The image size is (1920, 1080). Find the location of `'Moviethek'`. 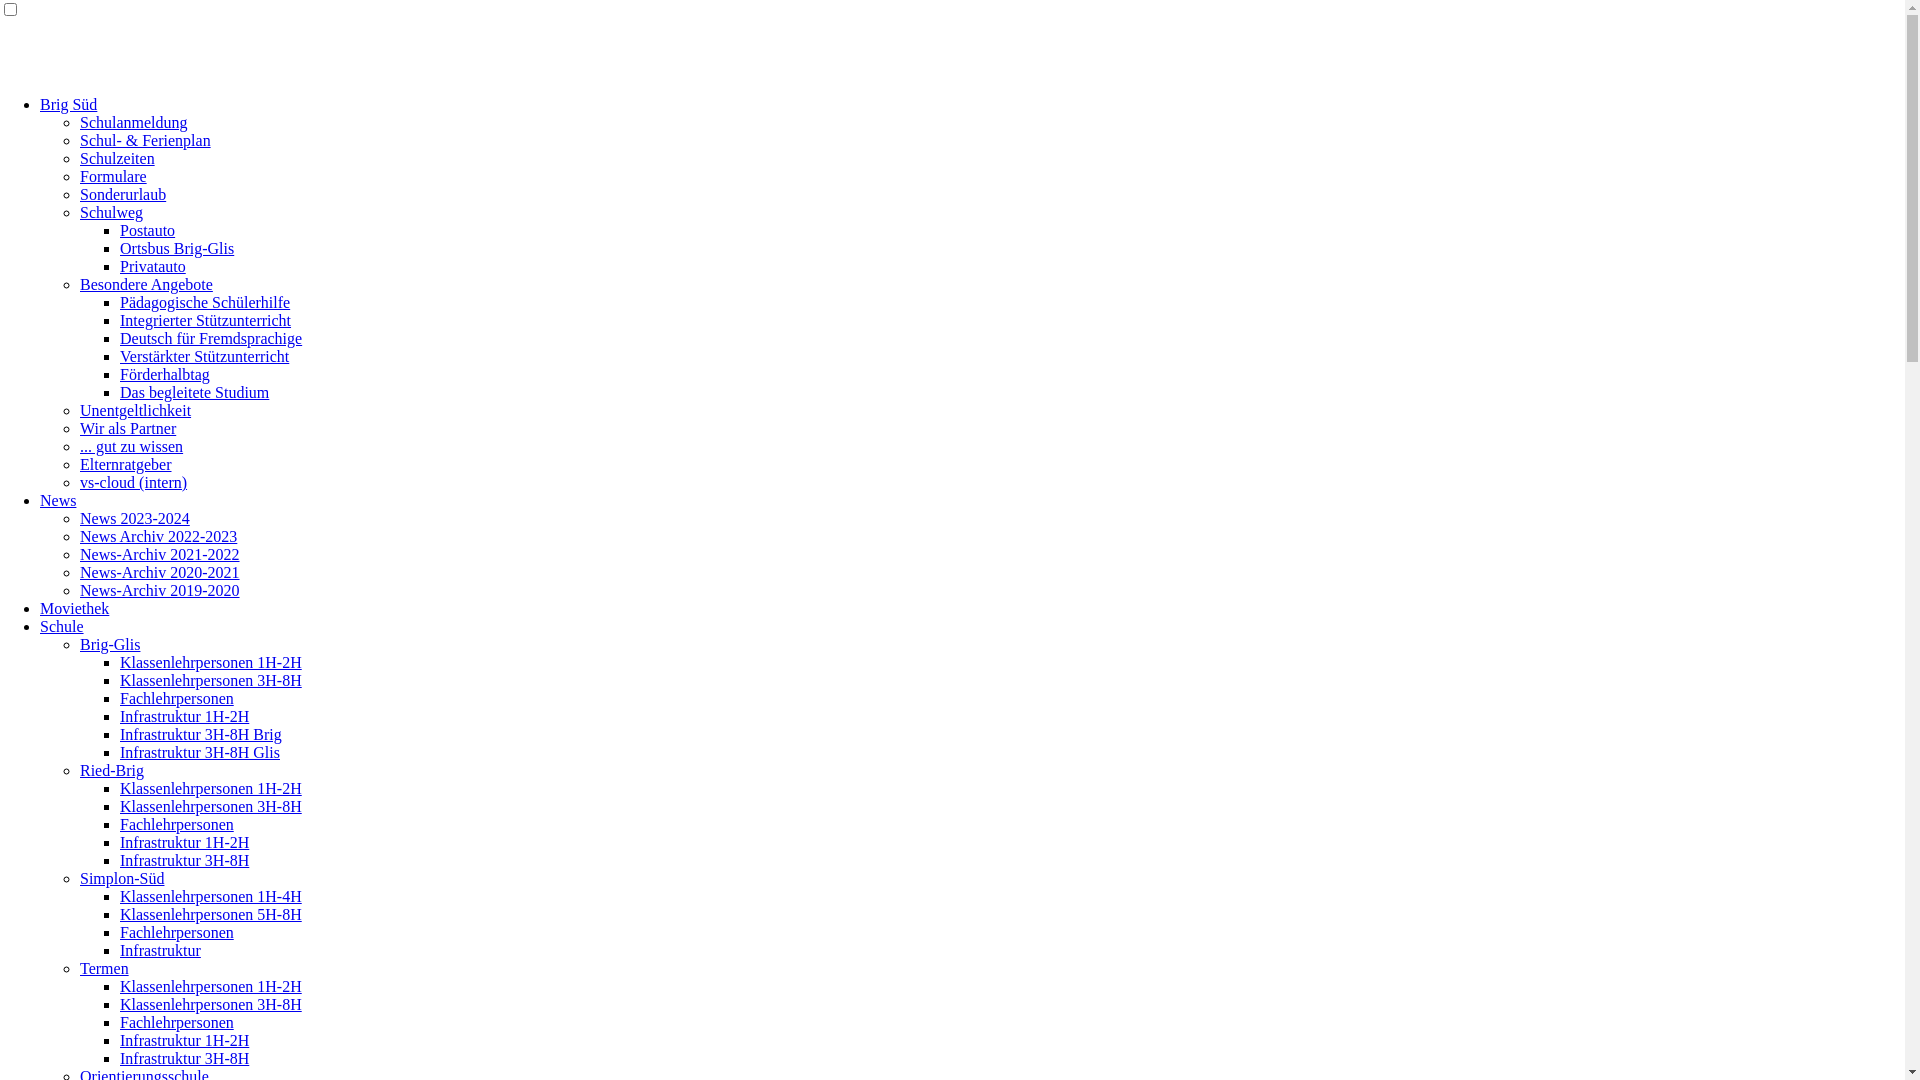

'Moviethek' is located at coordinates (39, 607).